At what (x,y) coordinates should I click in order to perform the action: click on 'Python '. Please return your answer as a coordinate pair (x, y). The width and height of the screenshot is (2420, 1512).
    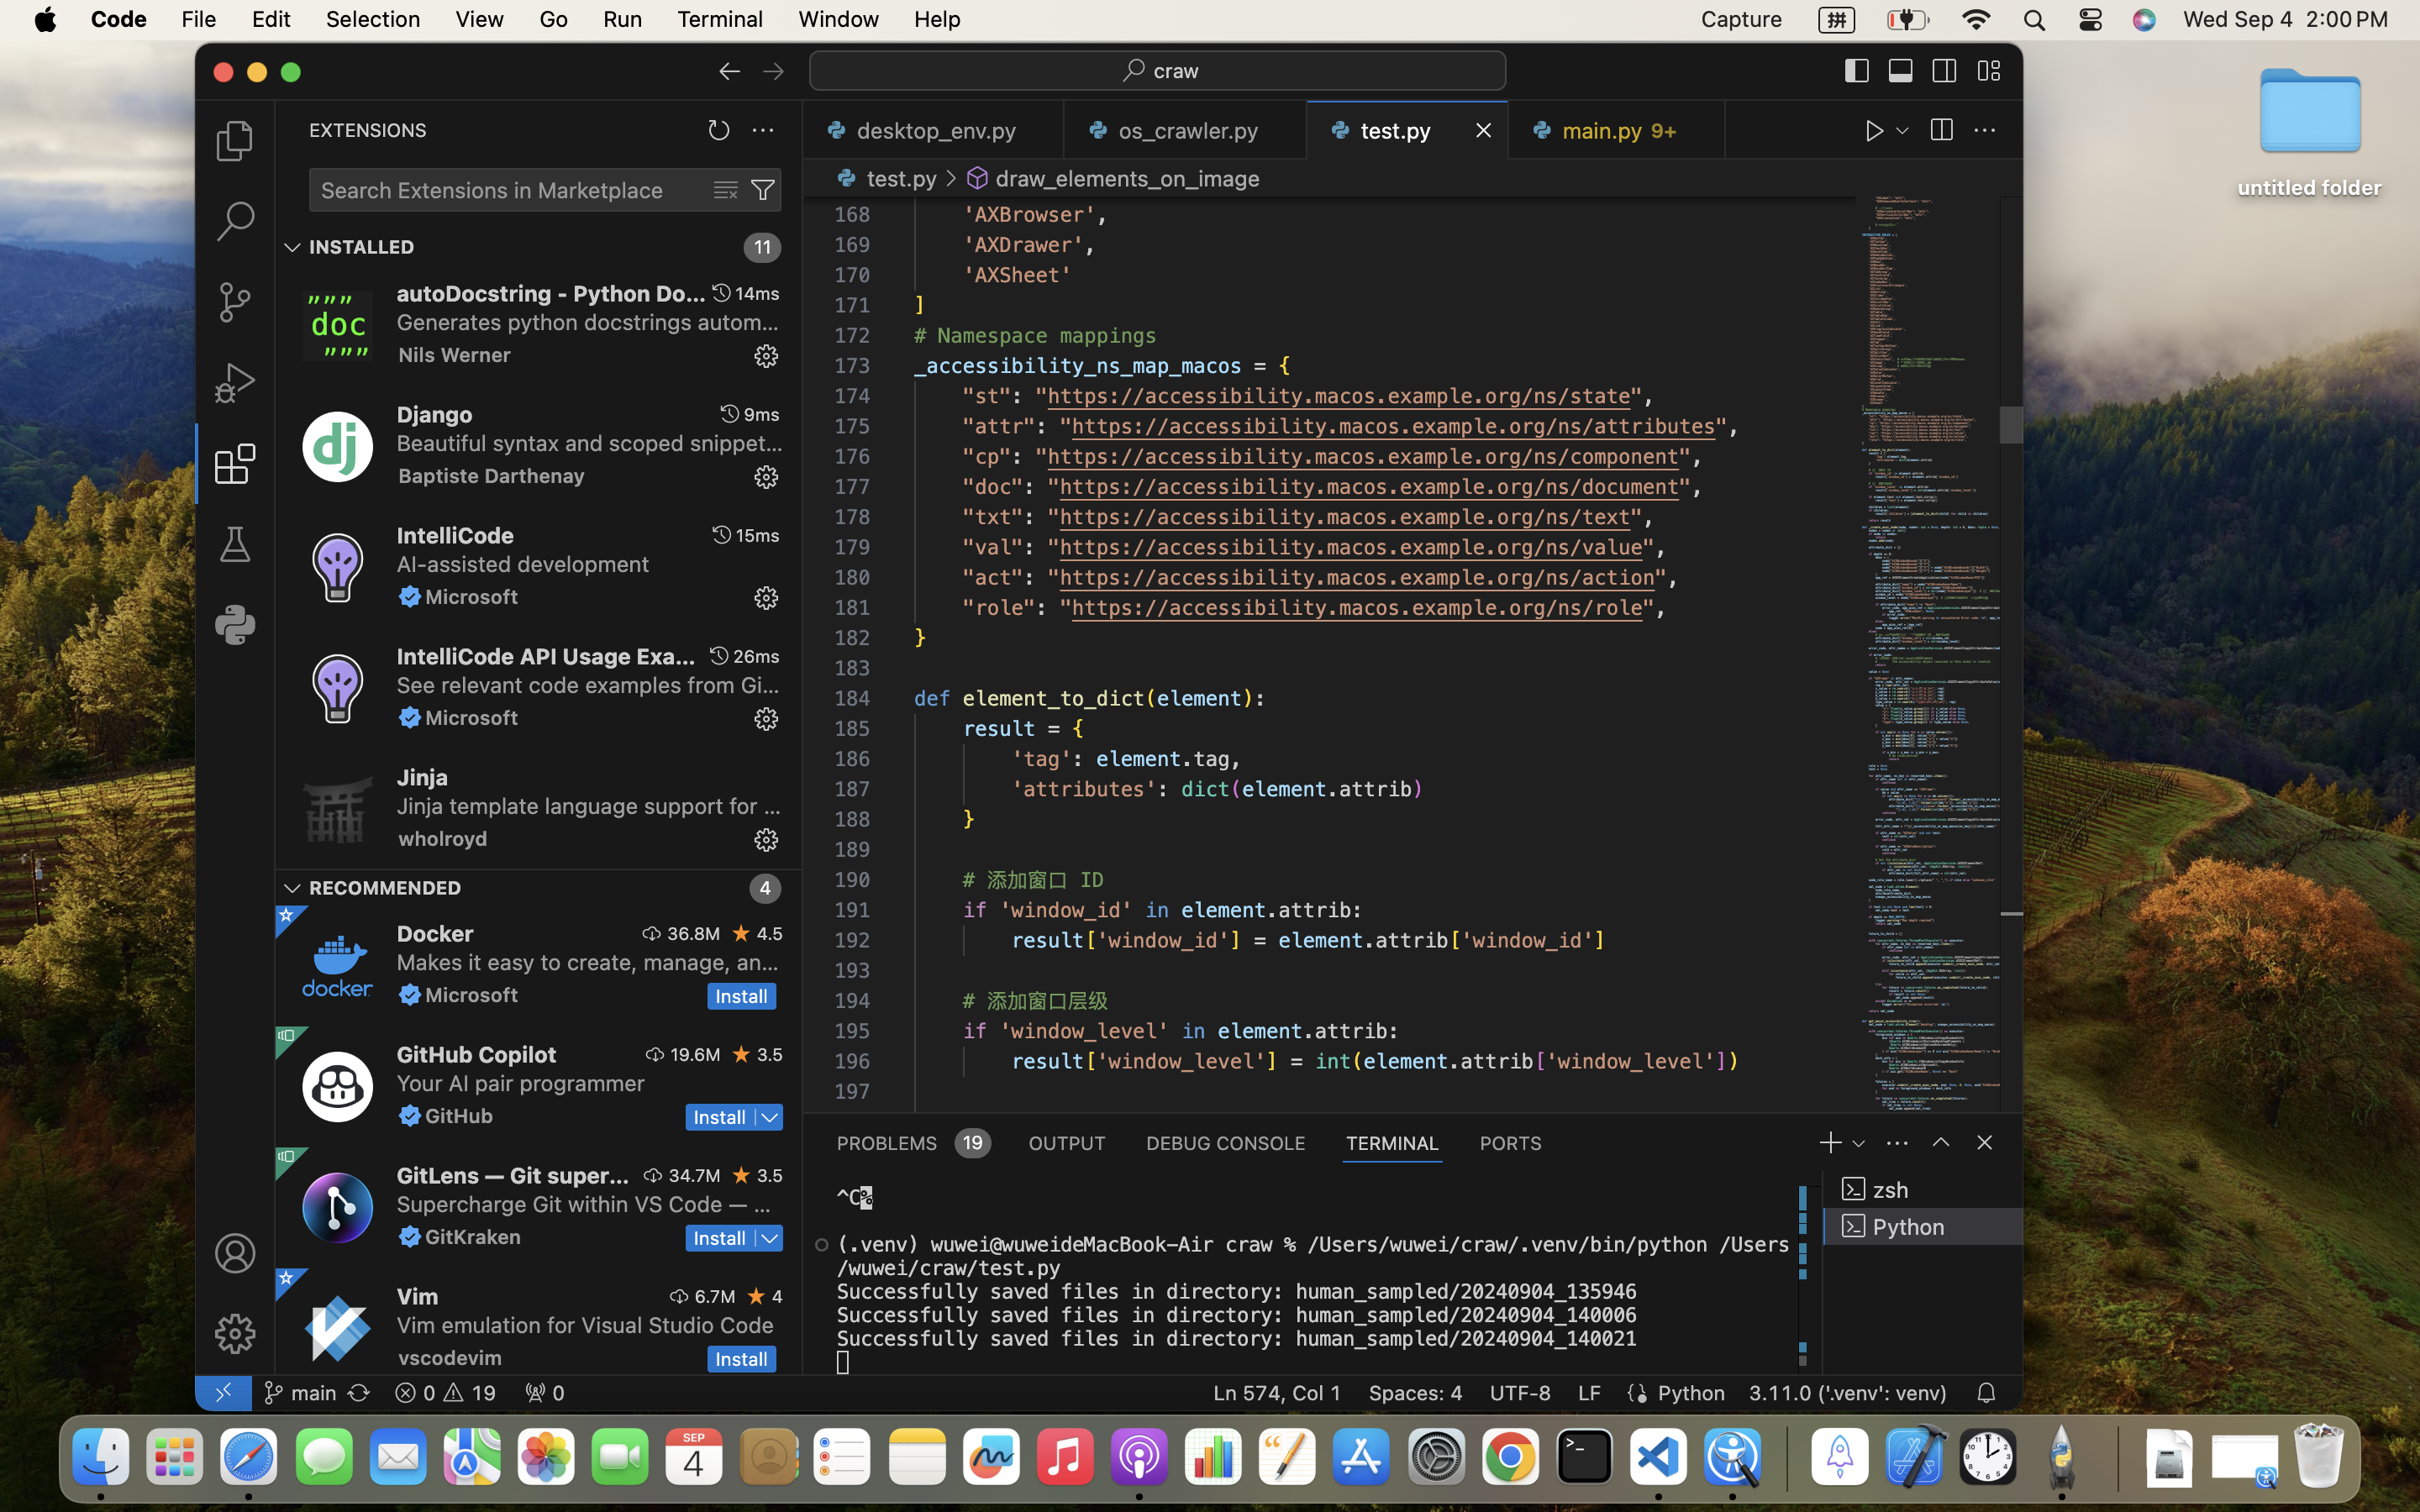
    Looking at the image, I should click on (1923, 1225).